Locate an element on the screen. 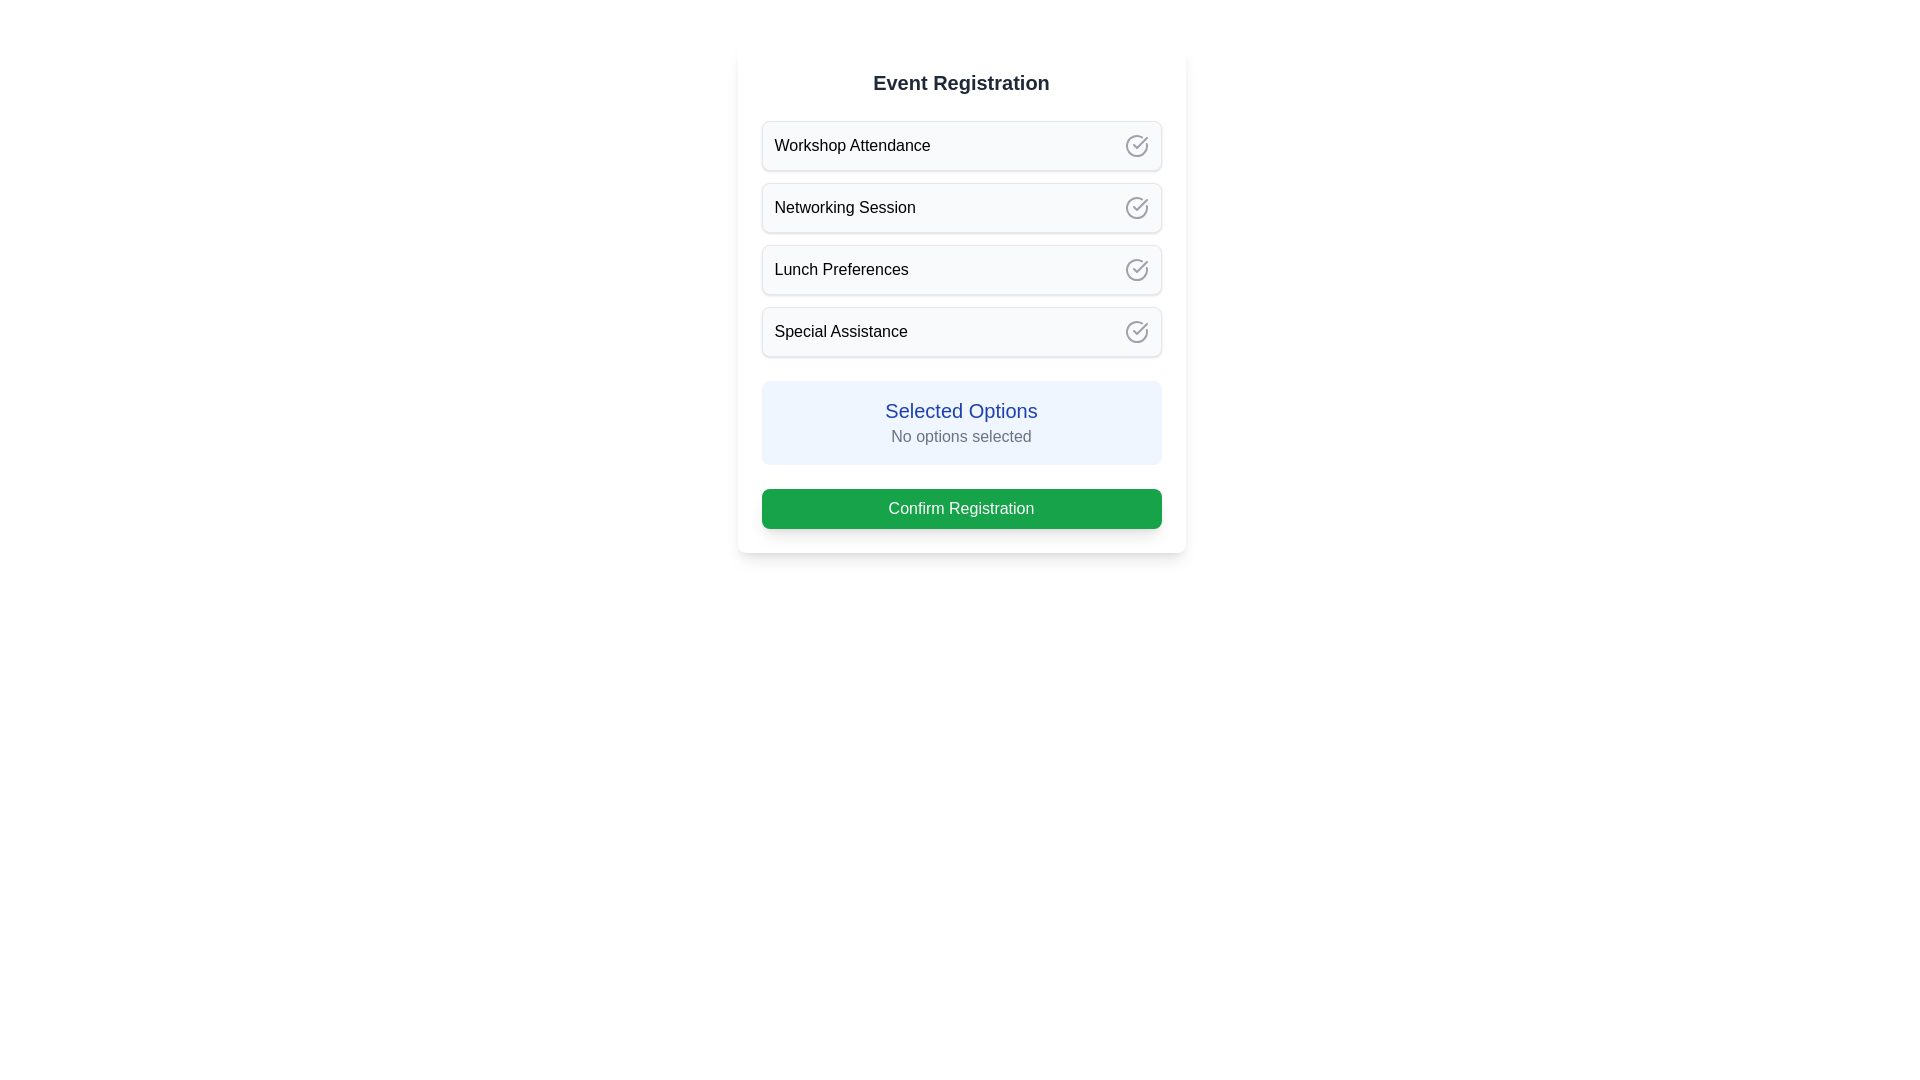 The width and height of the screenshot is (1920, 1080). the status indication by checking the Icon (Checkmark Circle) located to the right of the 'Networking Session' text label in the Event Registration form is located at coordinates (1136, 208).